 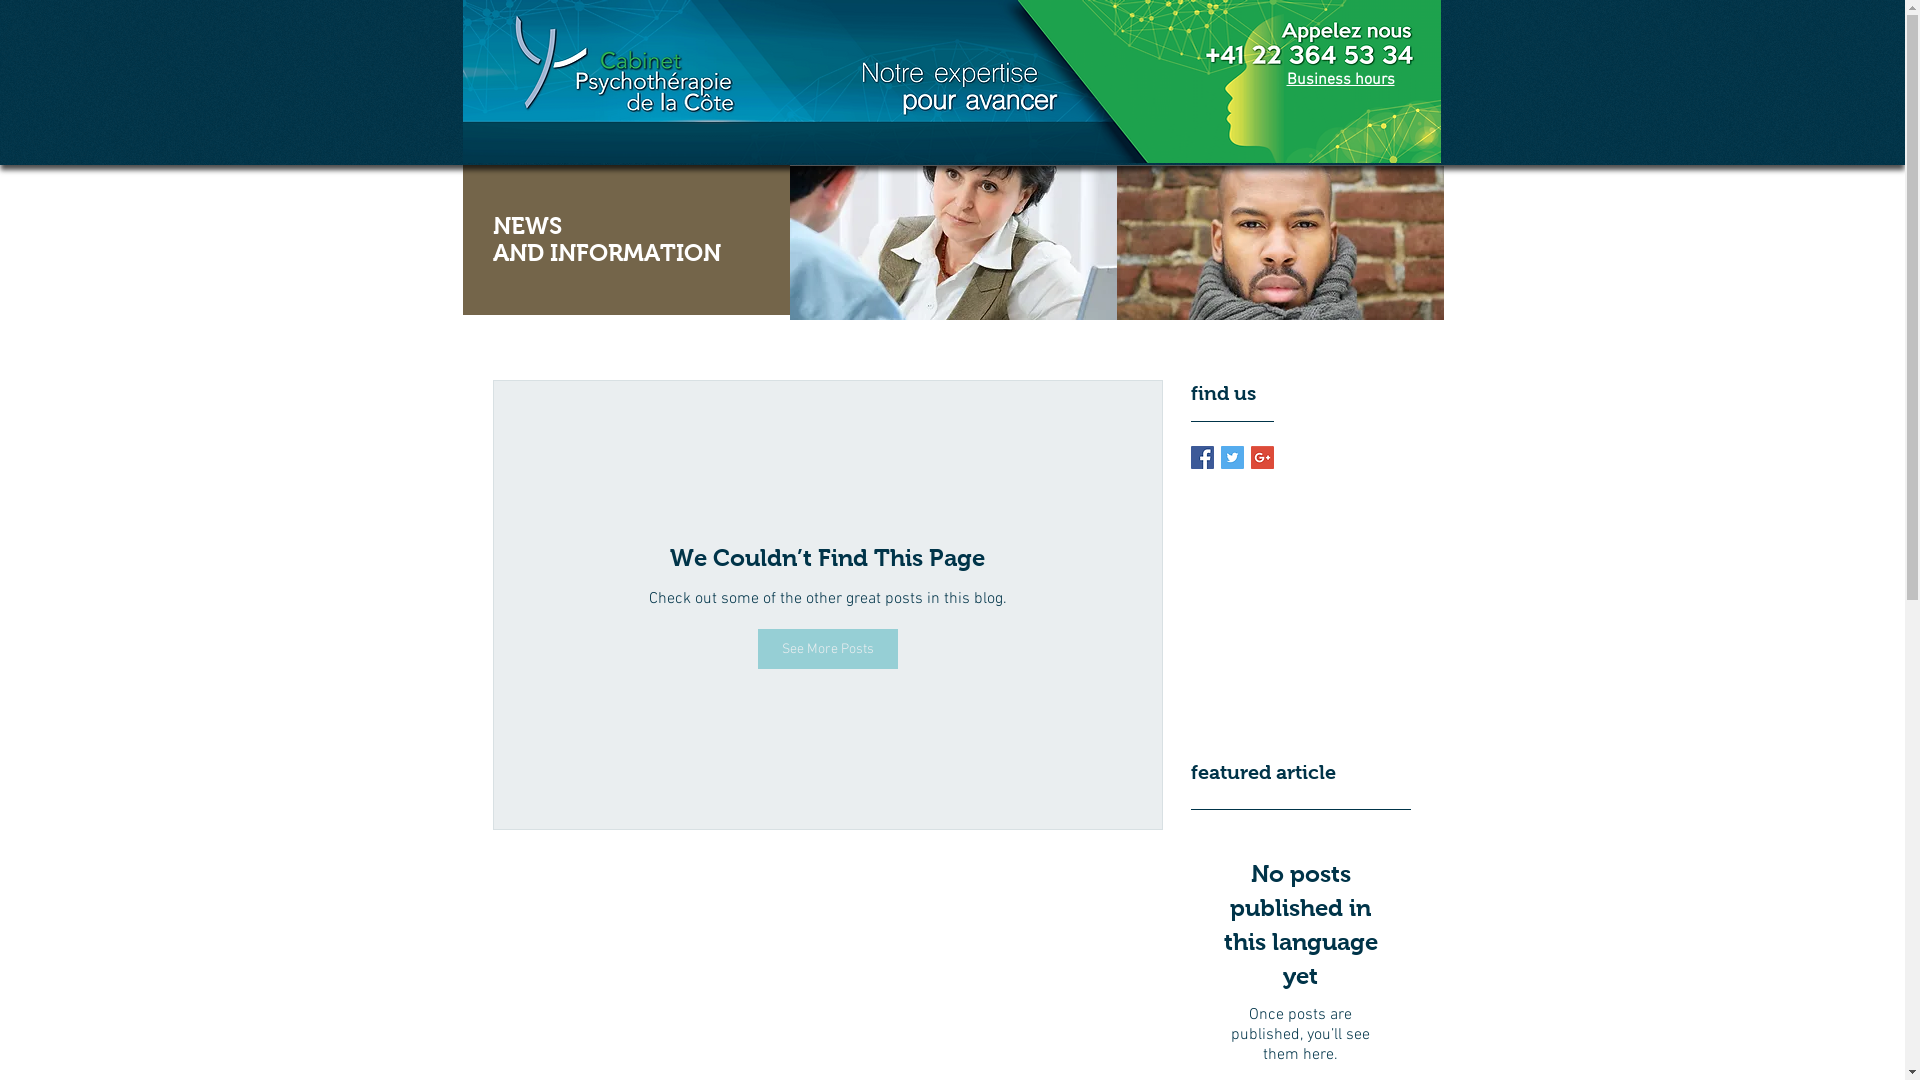 What do you see at coordinates (757, 648) in the screenshot?
I see `'See More Posts'` at bounding box center [757, 648].